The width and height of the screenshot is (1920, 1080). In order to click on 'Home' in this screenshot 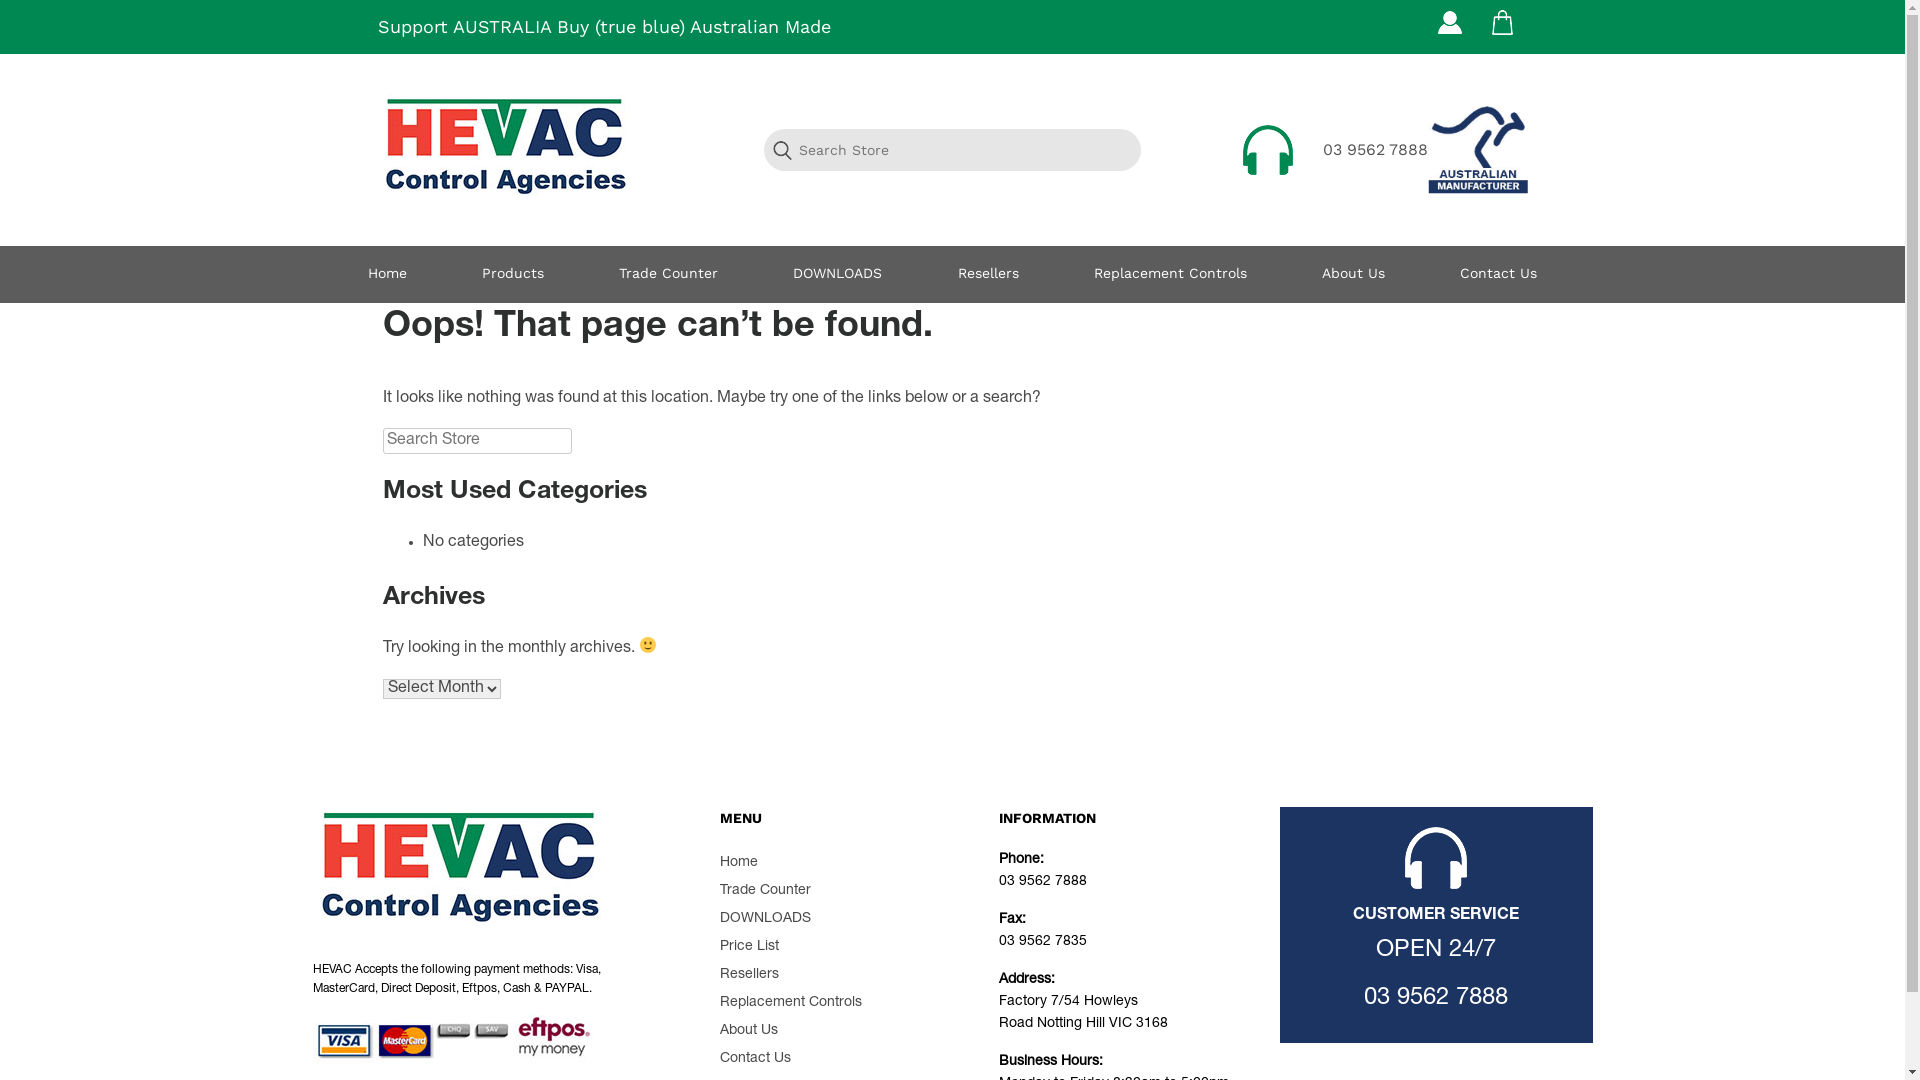, I will do `click(738, 862)`.